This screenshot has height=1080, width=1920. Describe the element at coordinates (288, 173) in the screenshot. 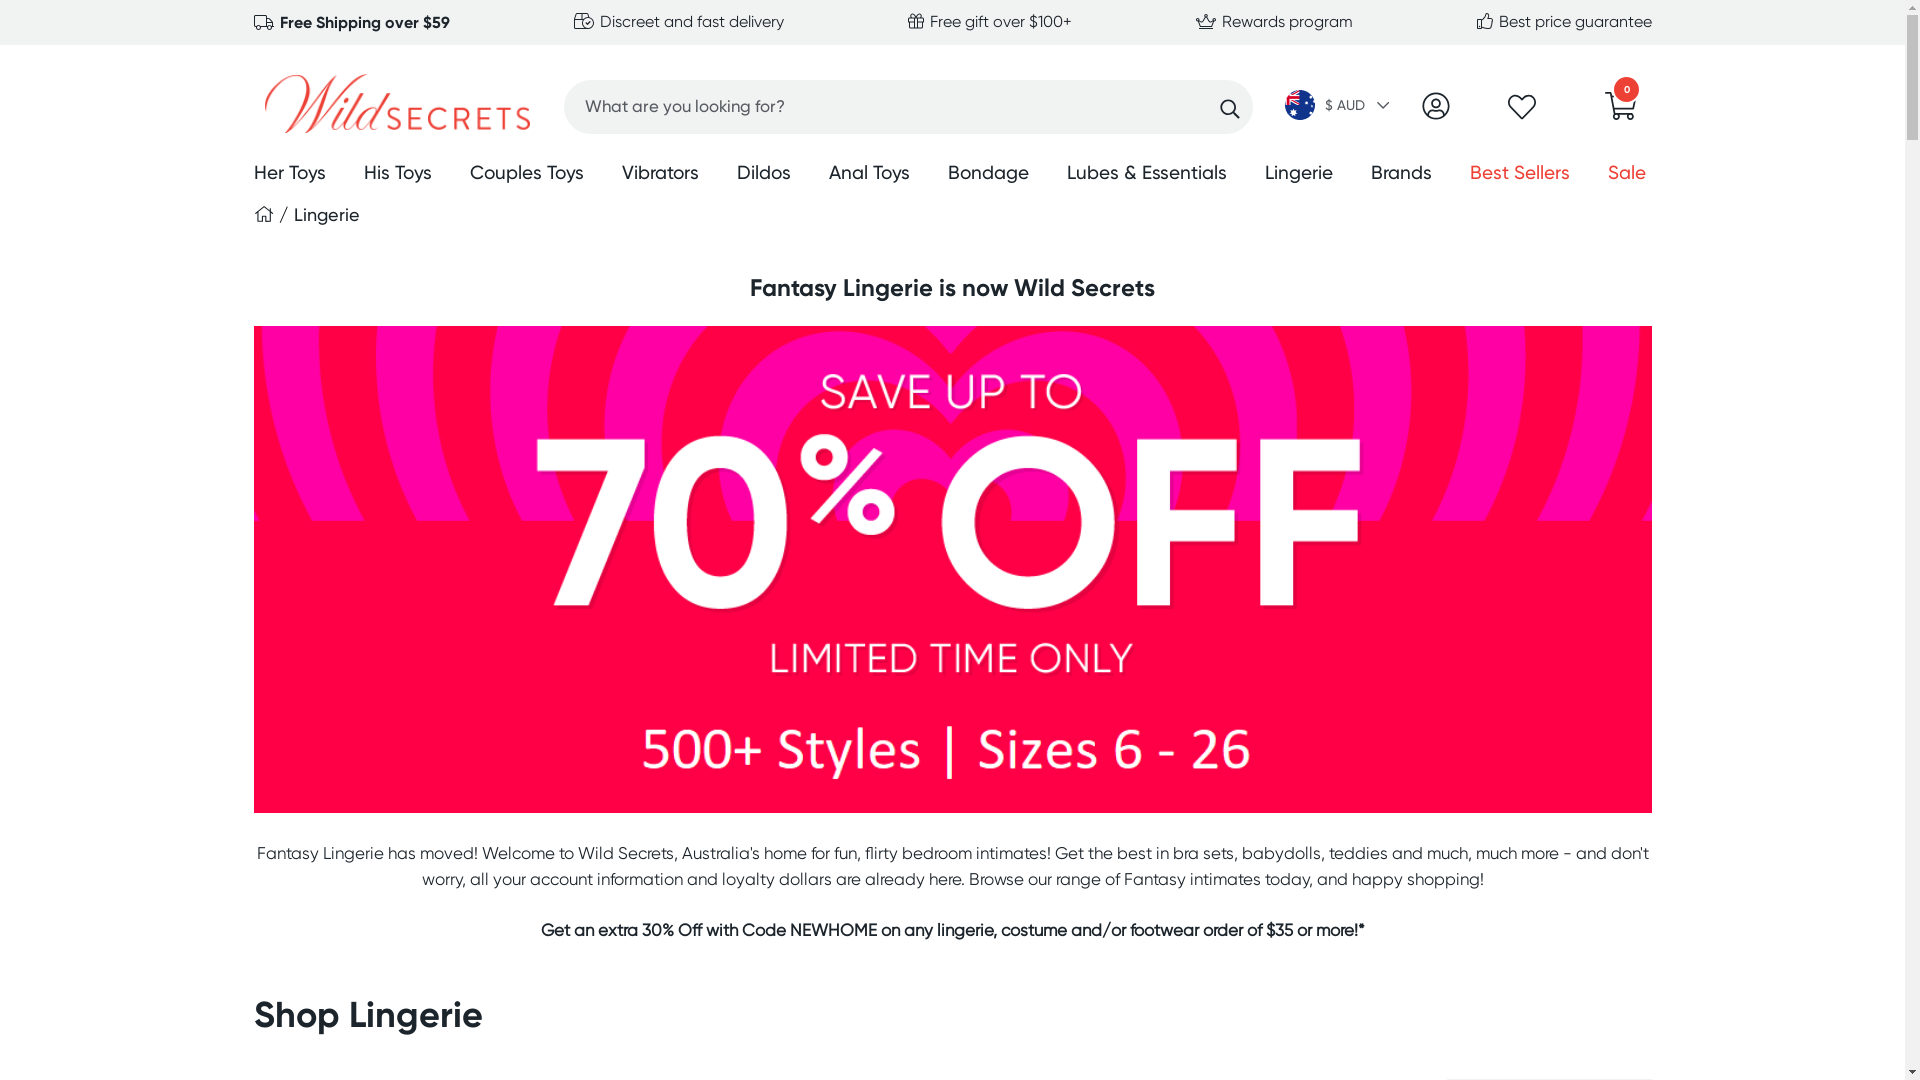

I see `'Her Toys'` at that location.